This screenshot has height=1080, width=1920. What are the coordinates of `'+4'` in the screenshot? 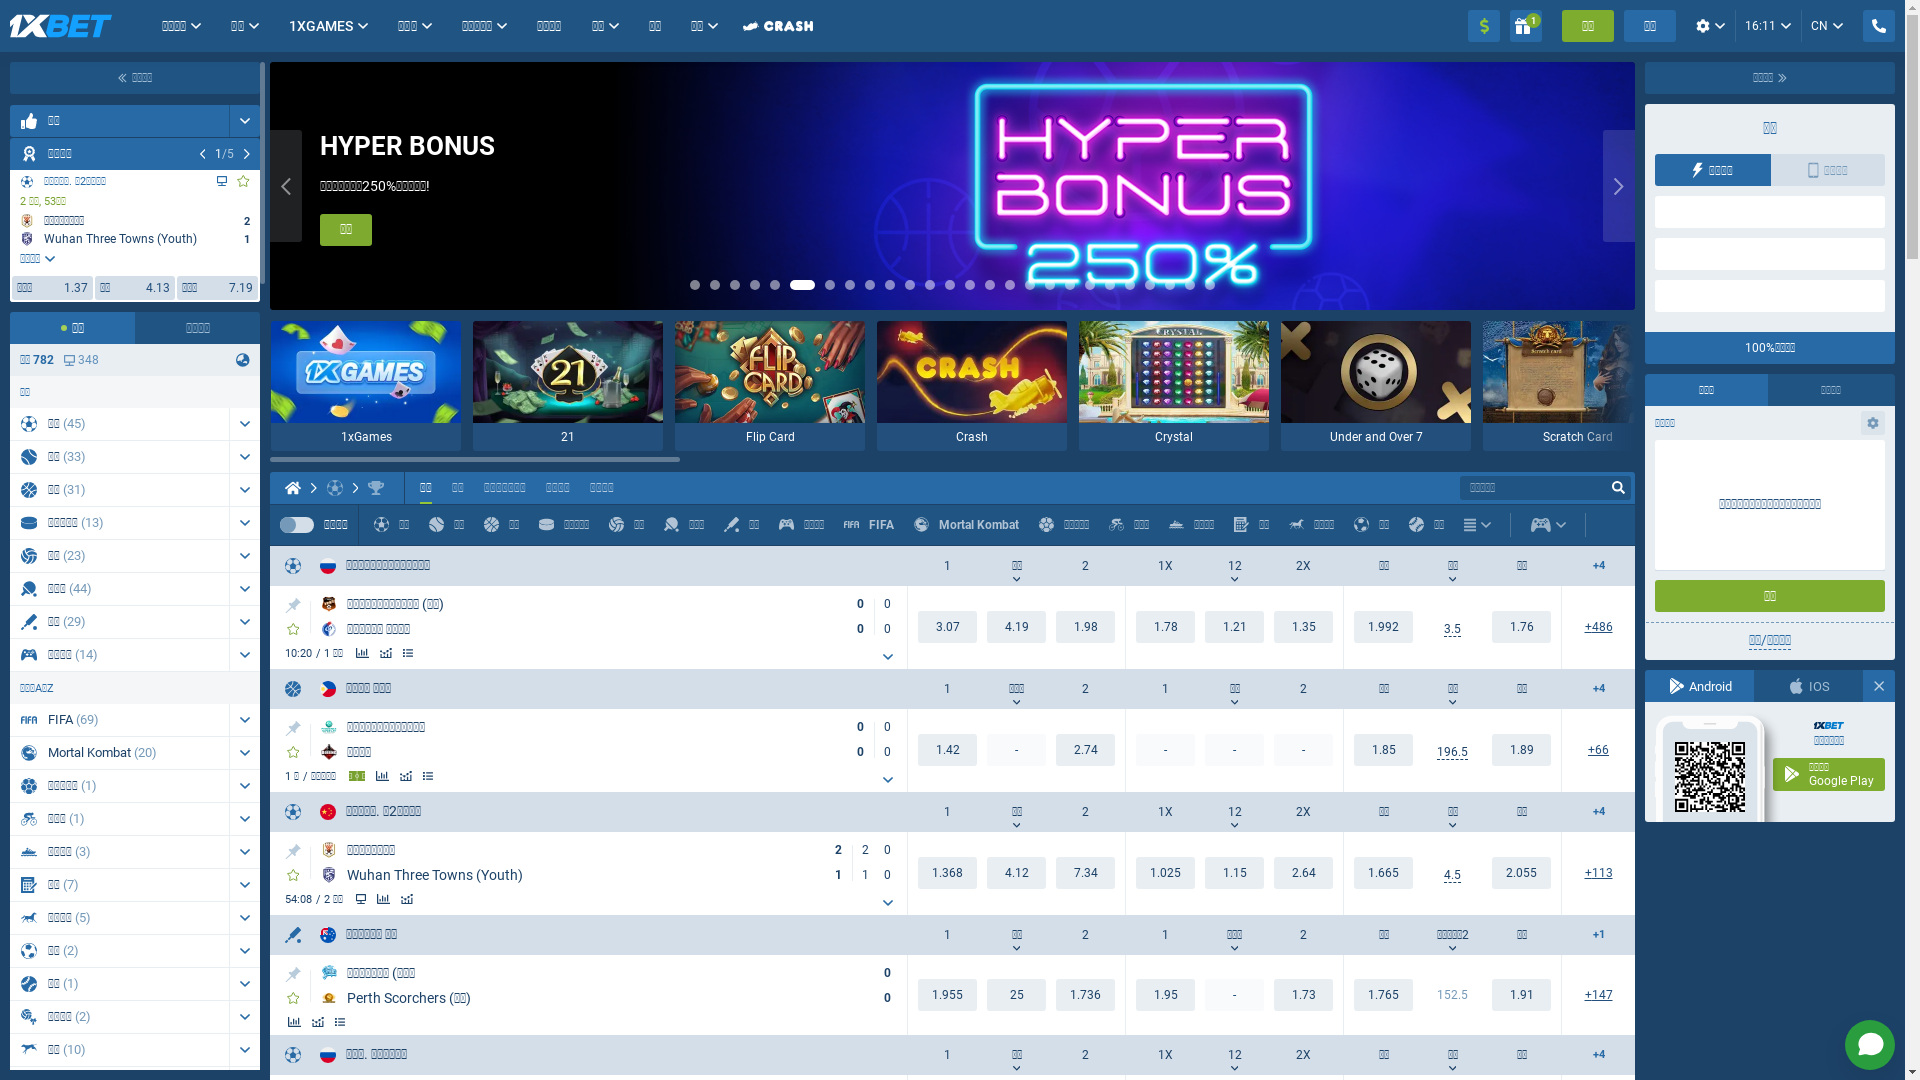 It's located at (1597, 566).